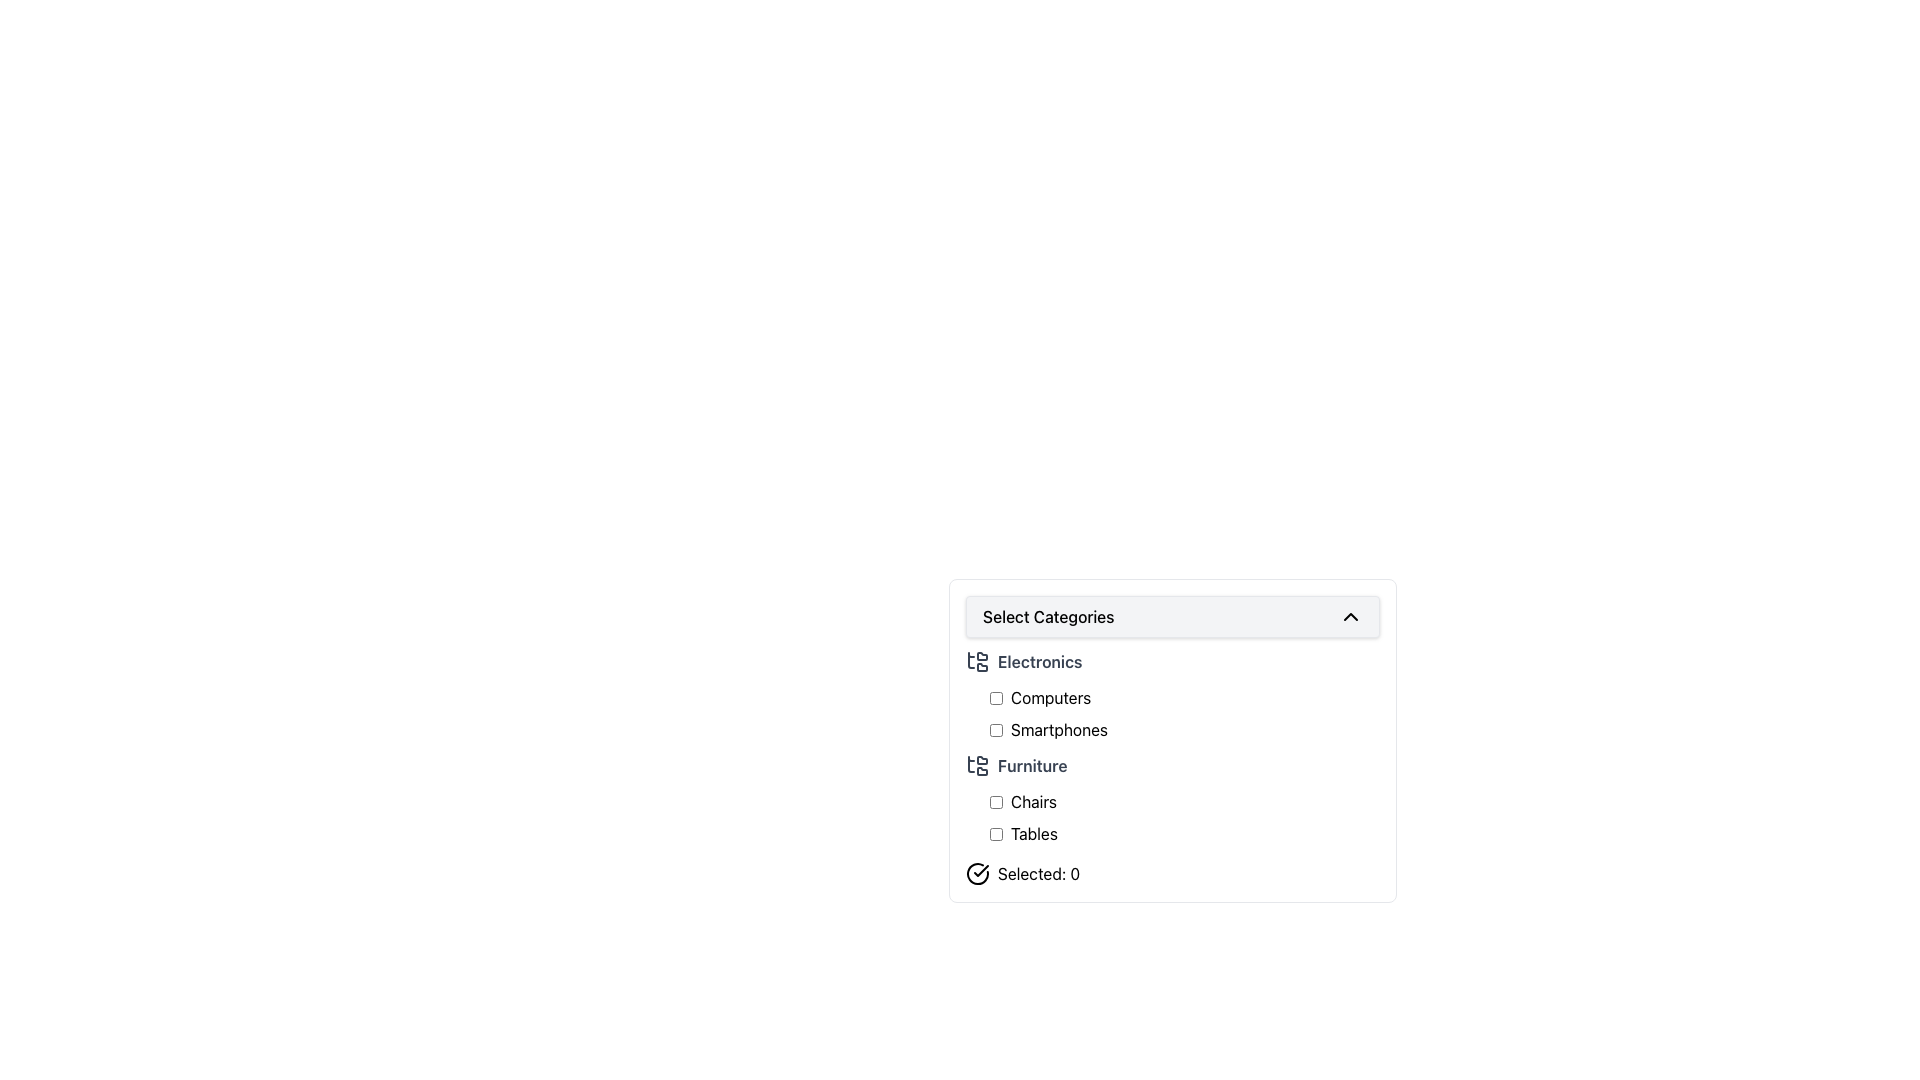 Image resolution: width=1920 pixels, height=1080 pixels. Describe the element at coordinates (1185, 712) in the screenshot. I see `the checkbox for 'Computers' in the group of labeled checkboxes under the 'Electronics' category` at that location.